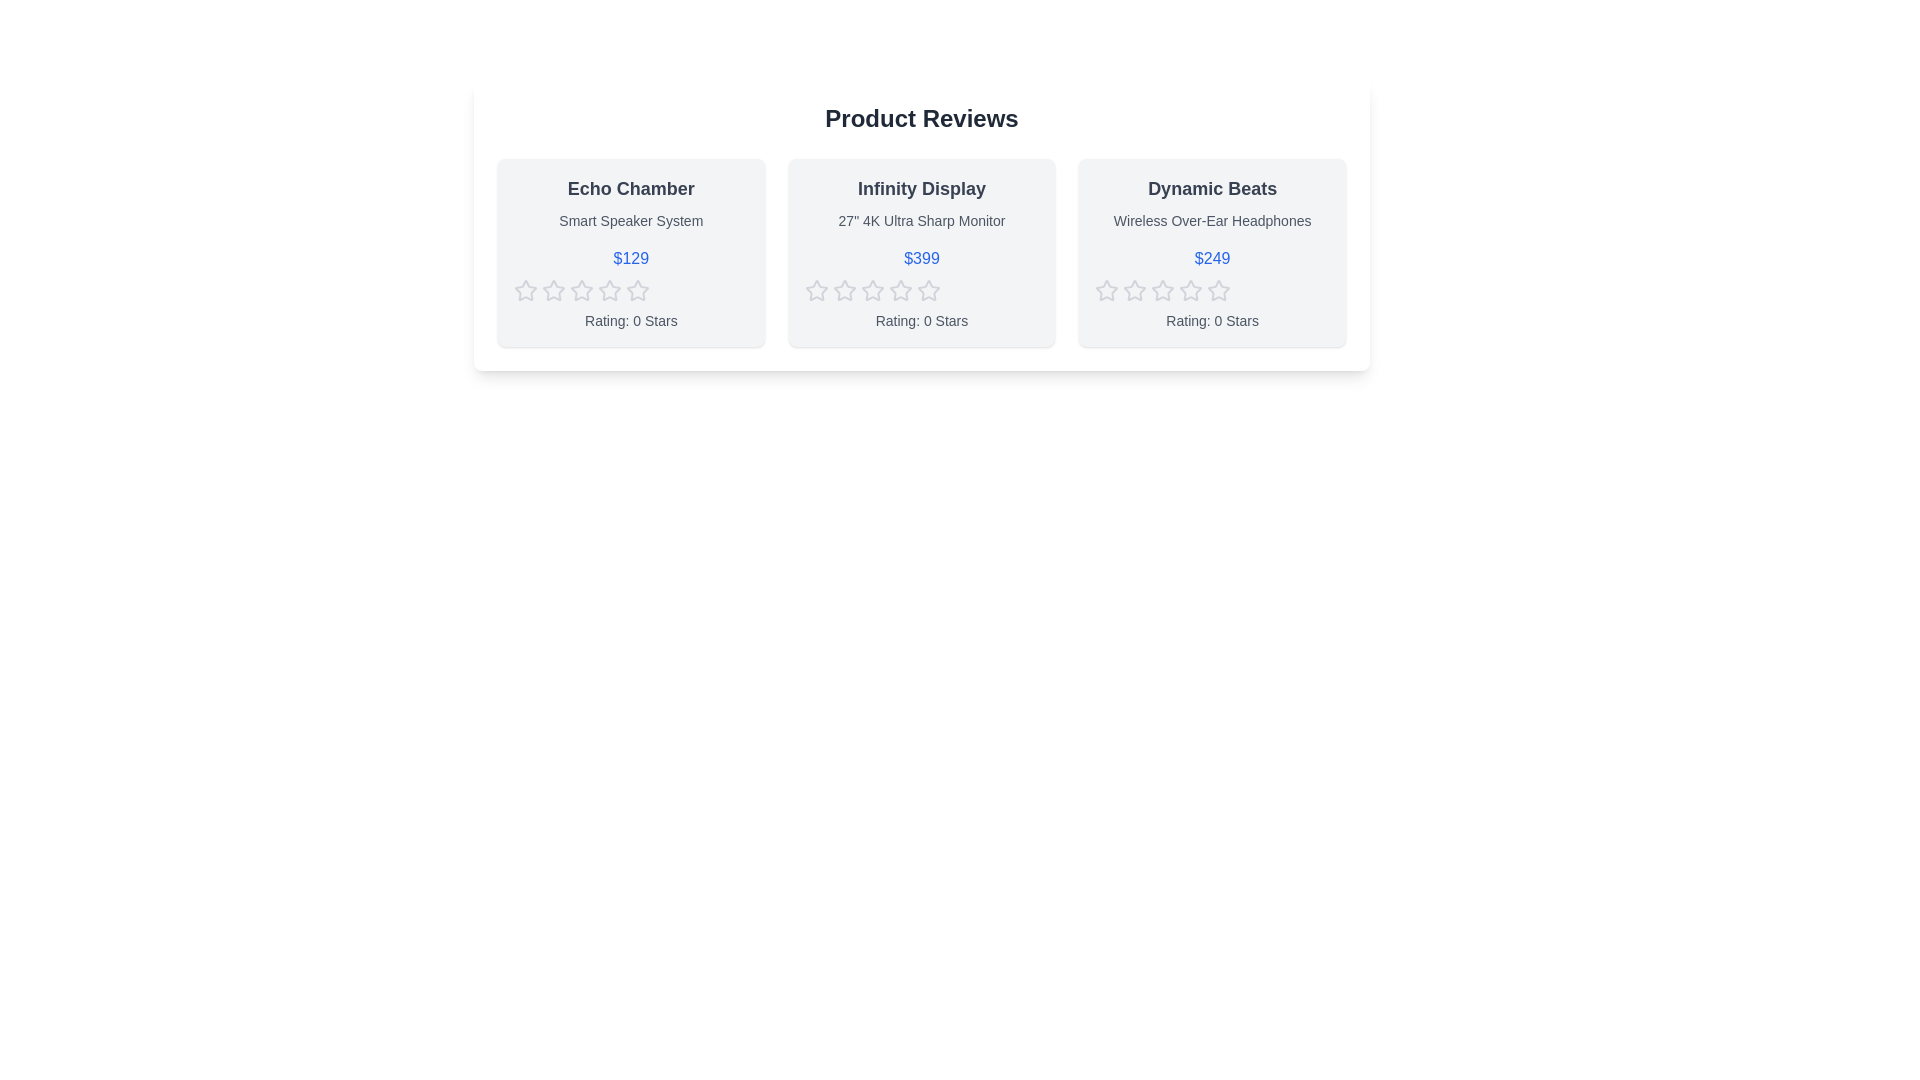  What do you see at coordinates (844, 290) in the screenshot?
I see `the first star in the five-star rating bar under the product titled 'Infinity Display'` at bounding box center [844, 290].